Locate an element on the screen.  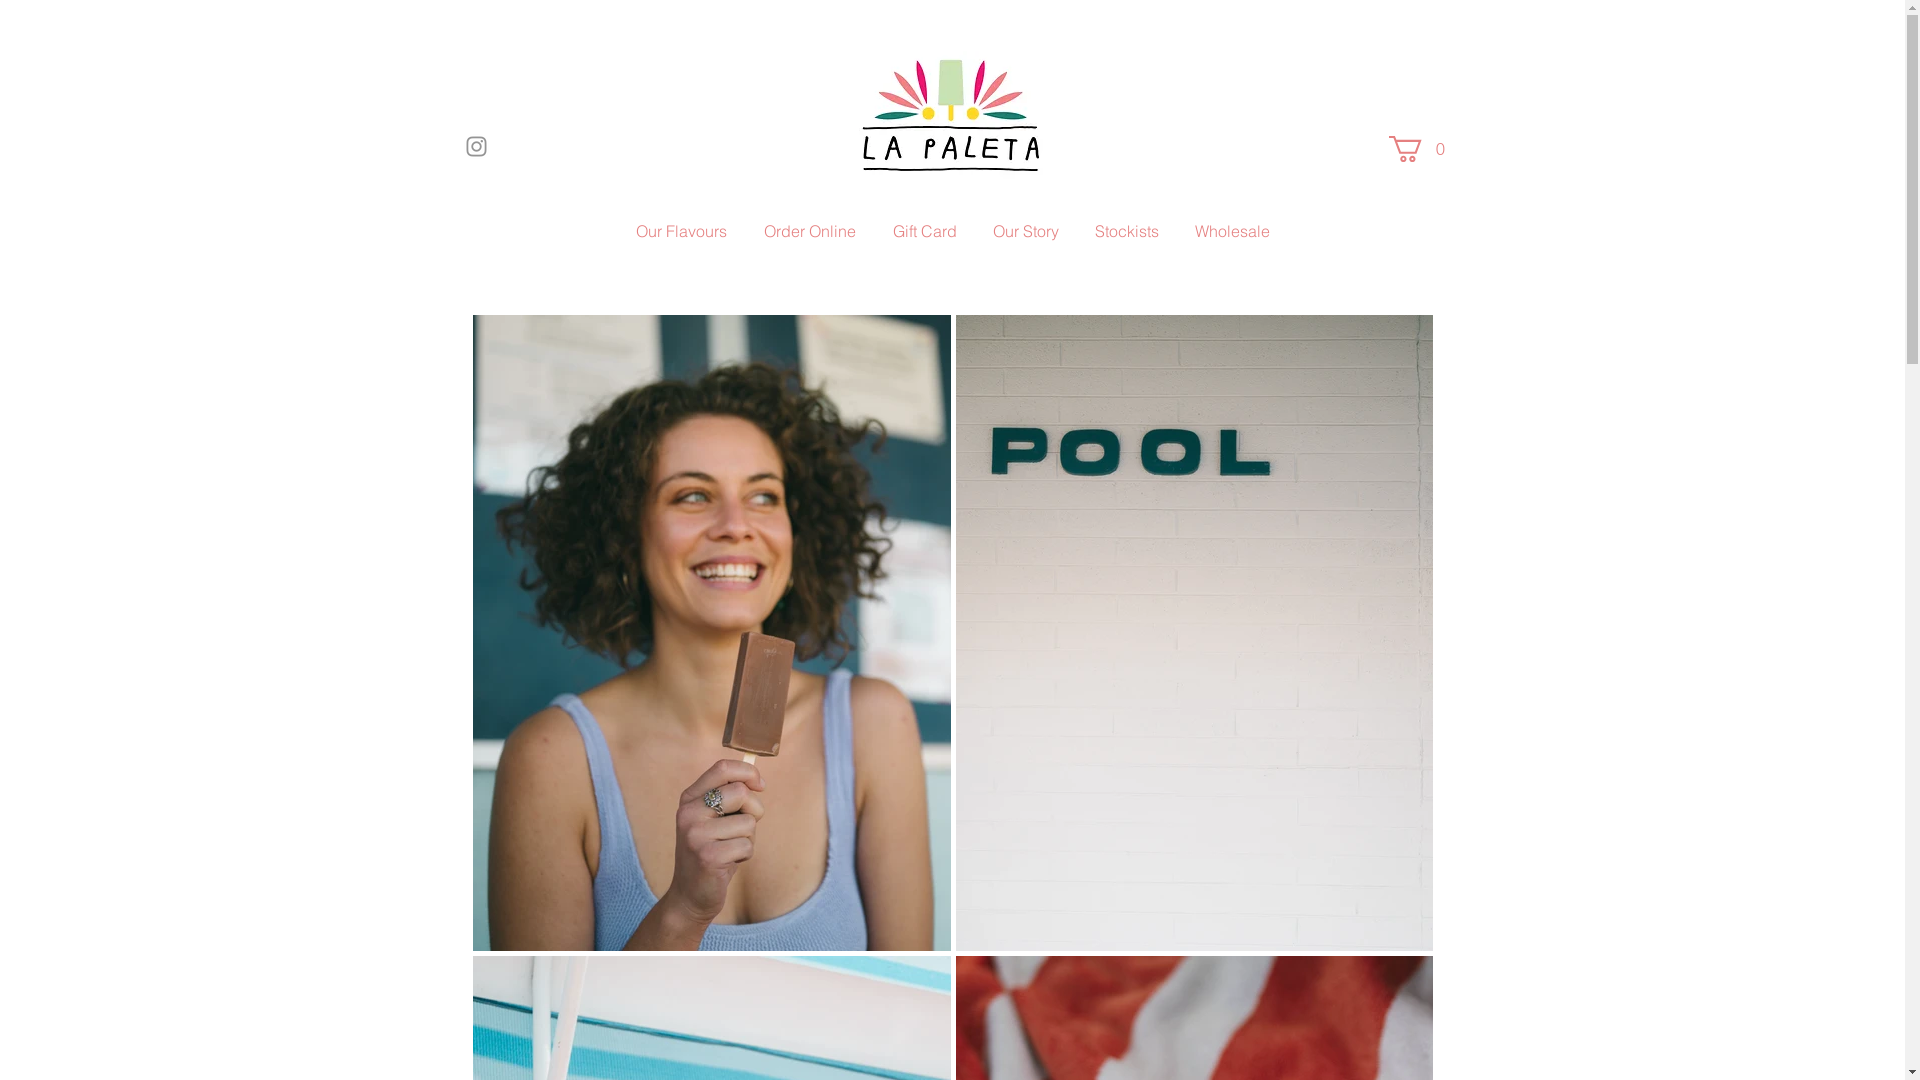
'Gift Card' is located at coordinates (923, 230).